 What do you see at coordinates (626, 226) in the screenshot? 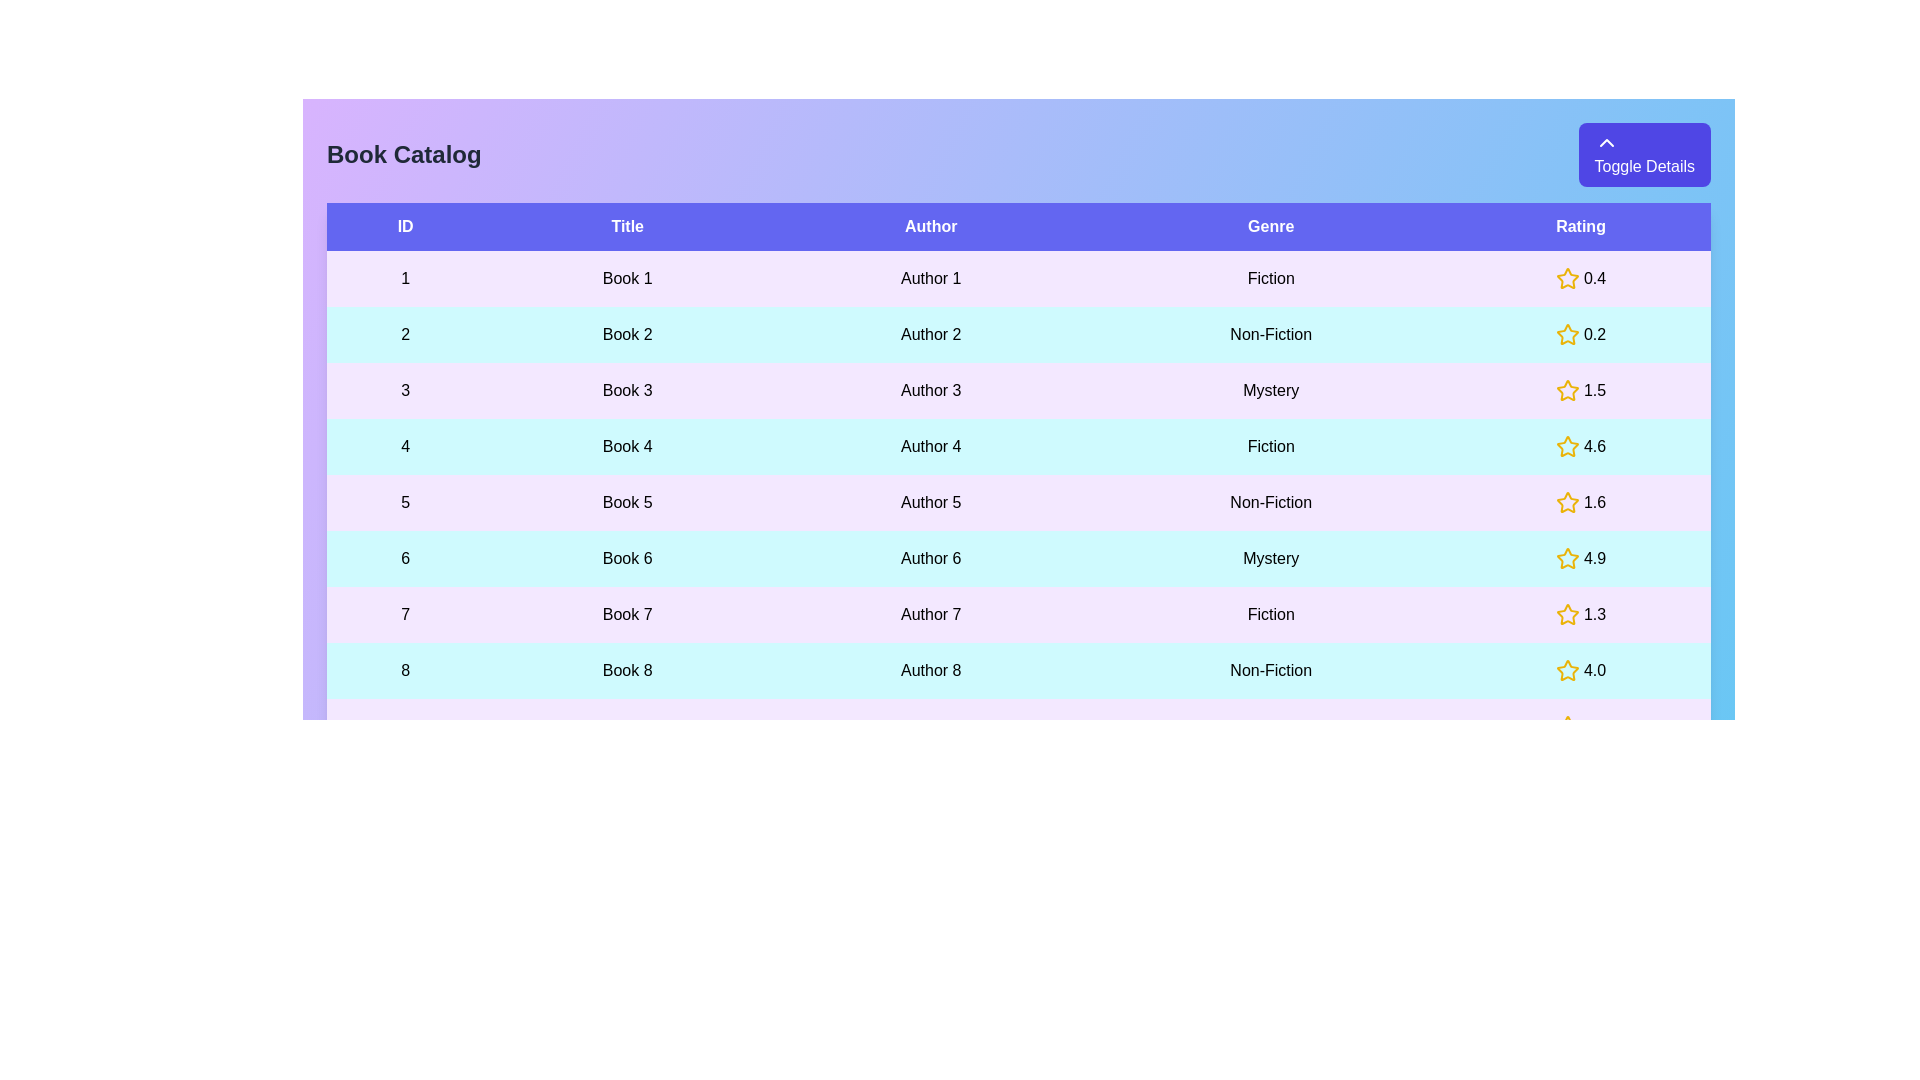
I see `the header of the column to sort the table by Title` at bounding box center [626, 226].